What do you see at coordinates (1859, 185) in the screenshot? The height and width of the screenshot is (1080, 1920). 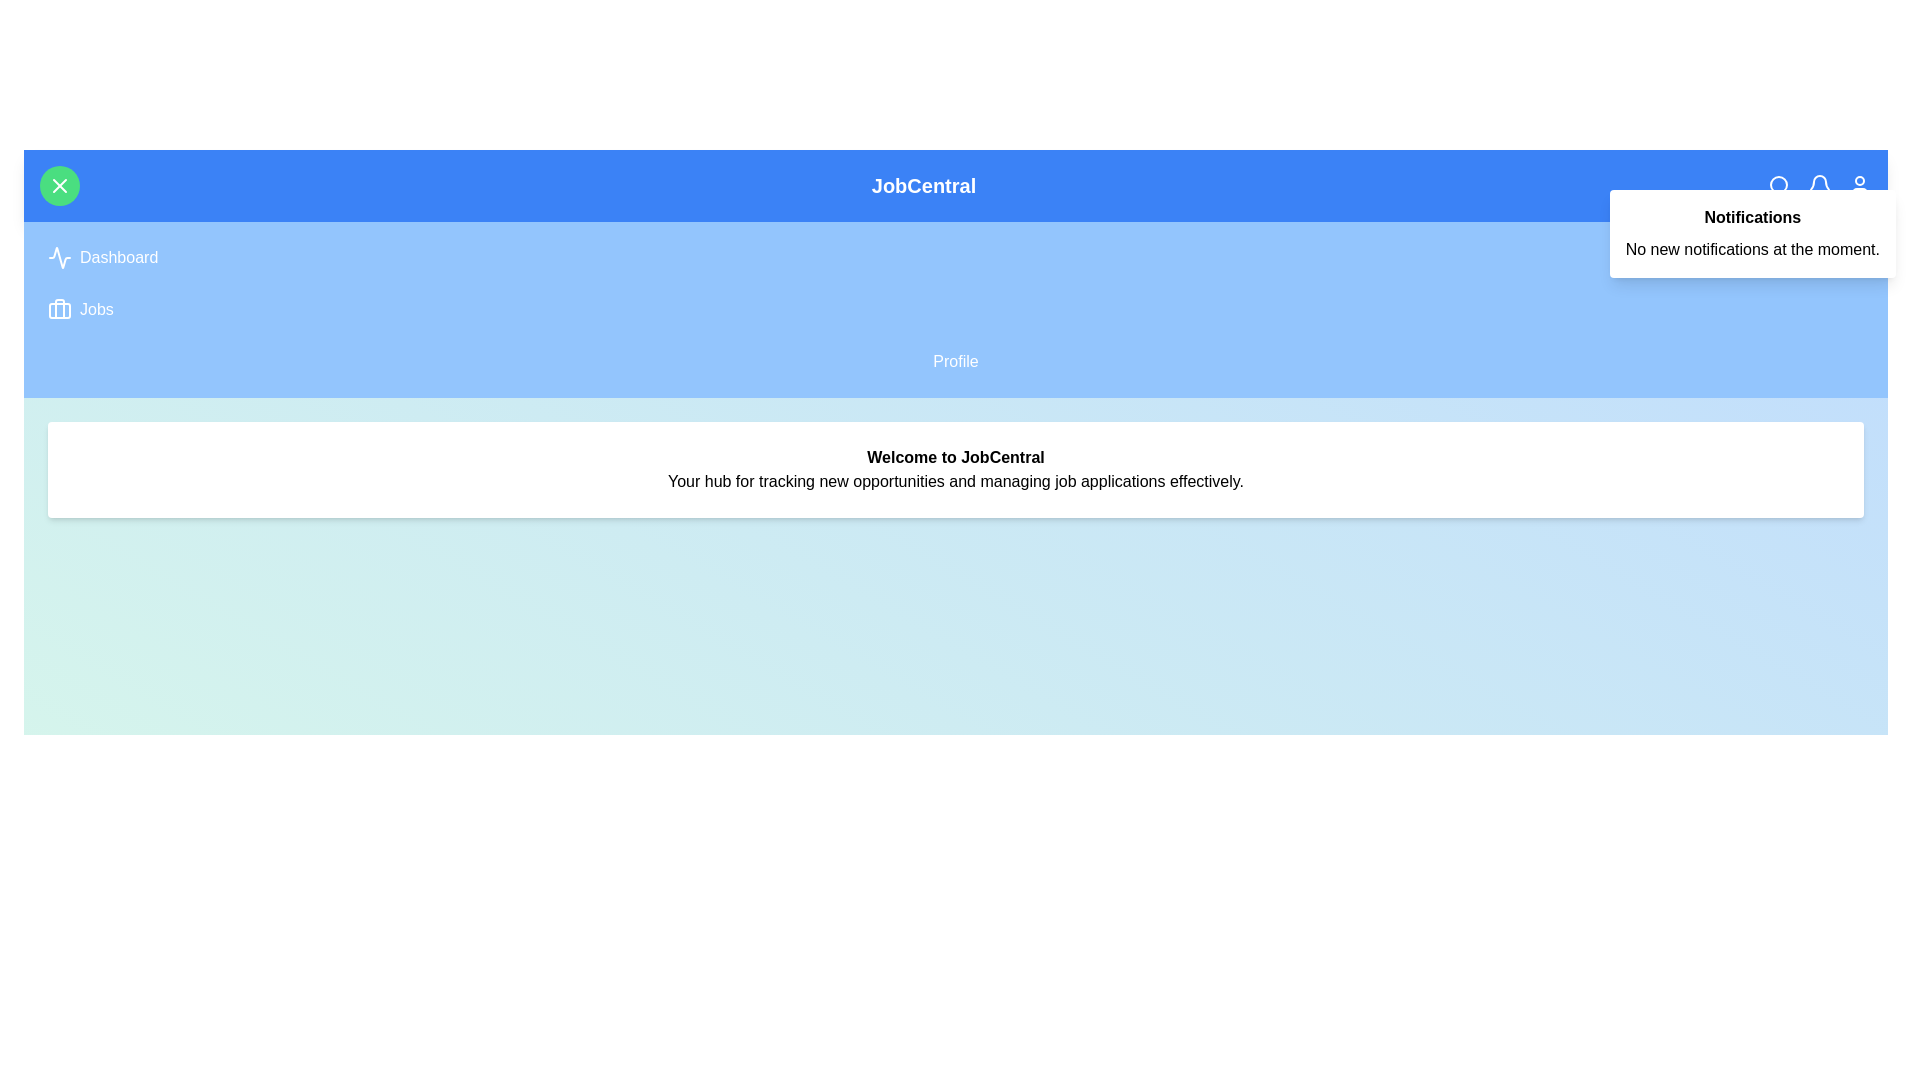 I see `the user profile icon in the navigation bar` at bounding box center [1859, 185].